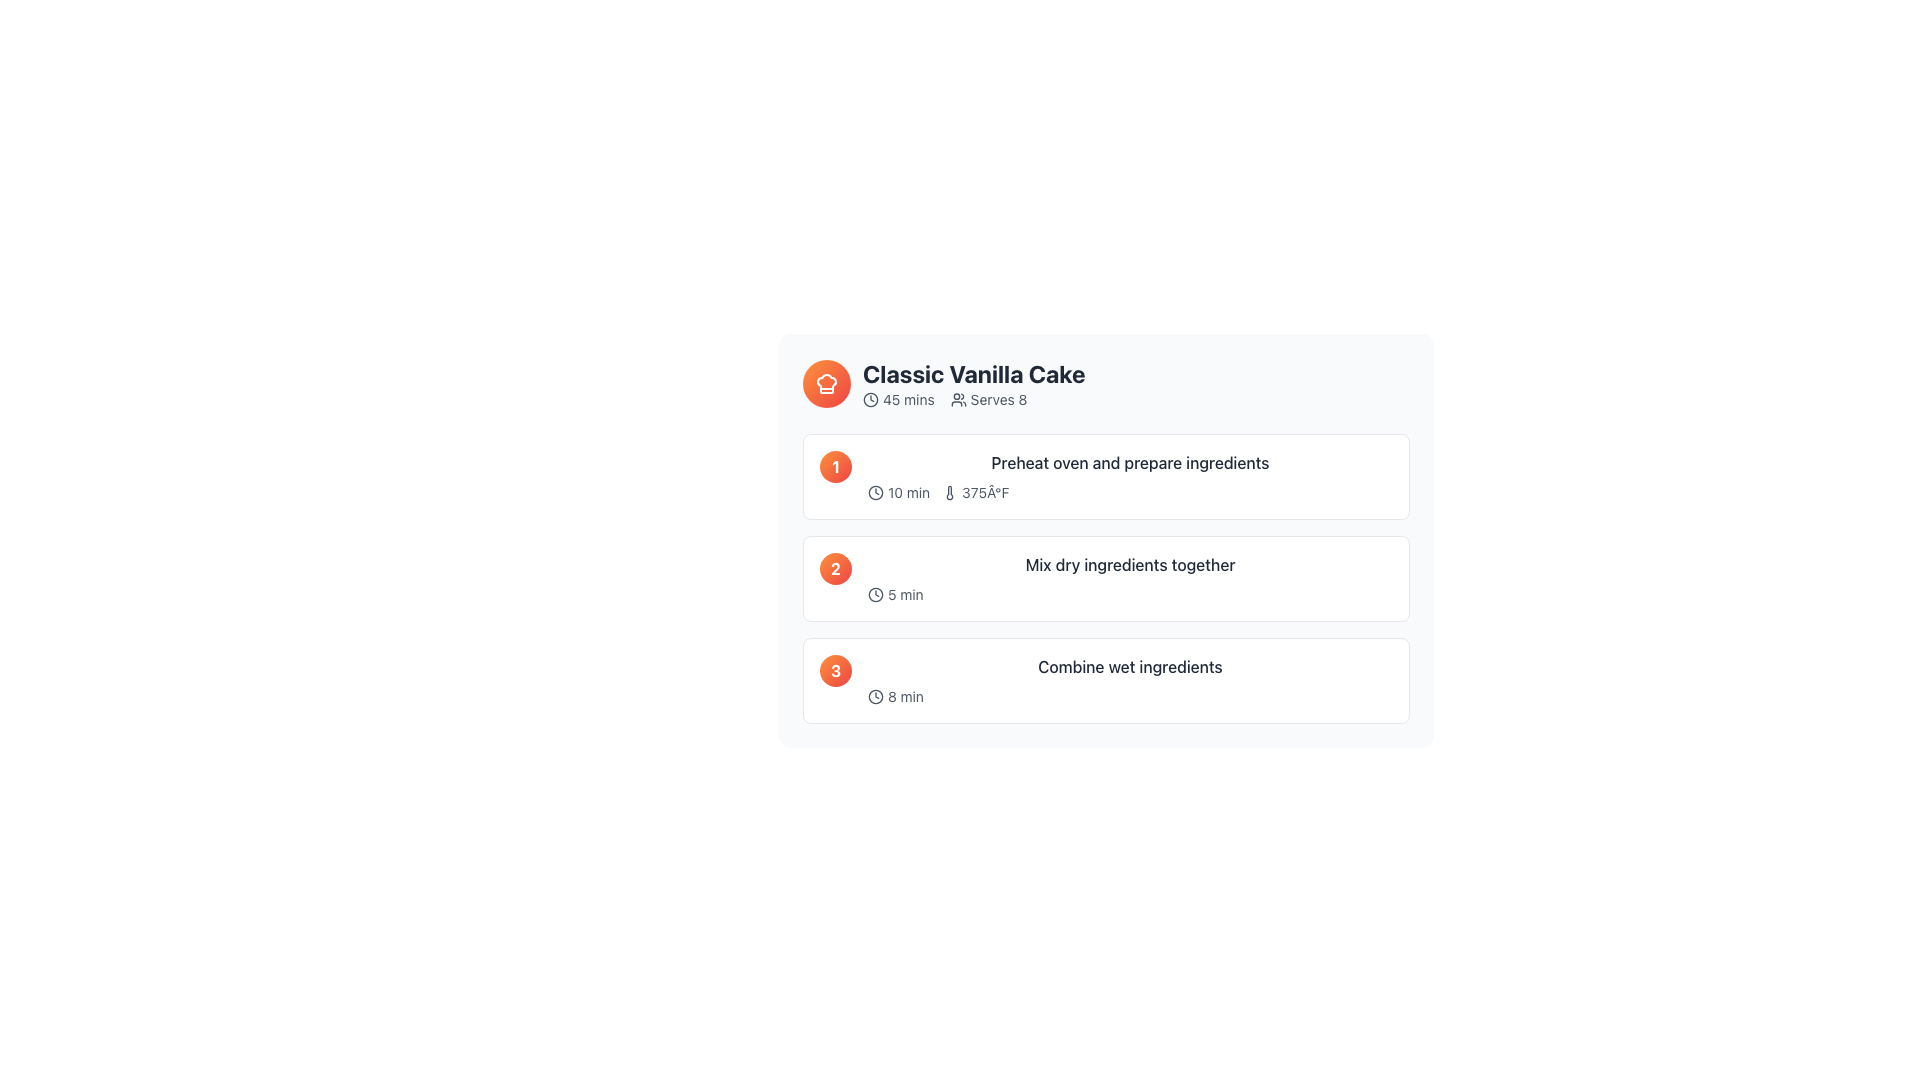 This screenshot has height=1080, width=1920. Describe the element at coordinates (875, 493) in the screenshot. I see `the SVG circle that outlines the clock graphic for the '10 min' time indicator in the first step of the 'Classic Vanilla Cake' recipe instructions` at that location.